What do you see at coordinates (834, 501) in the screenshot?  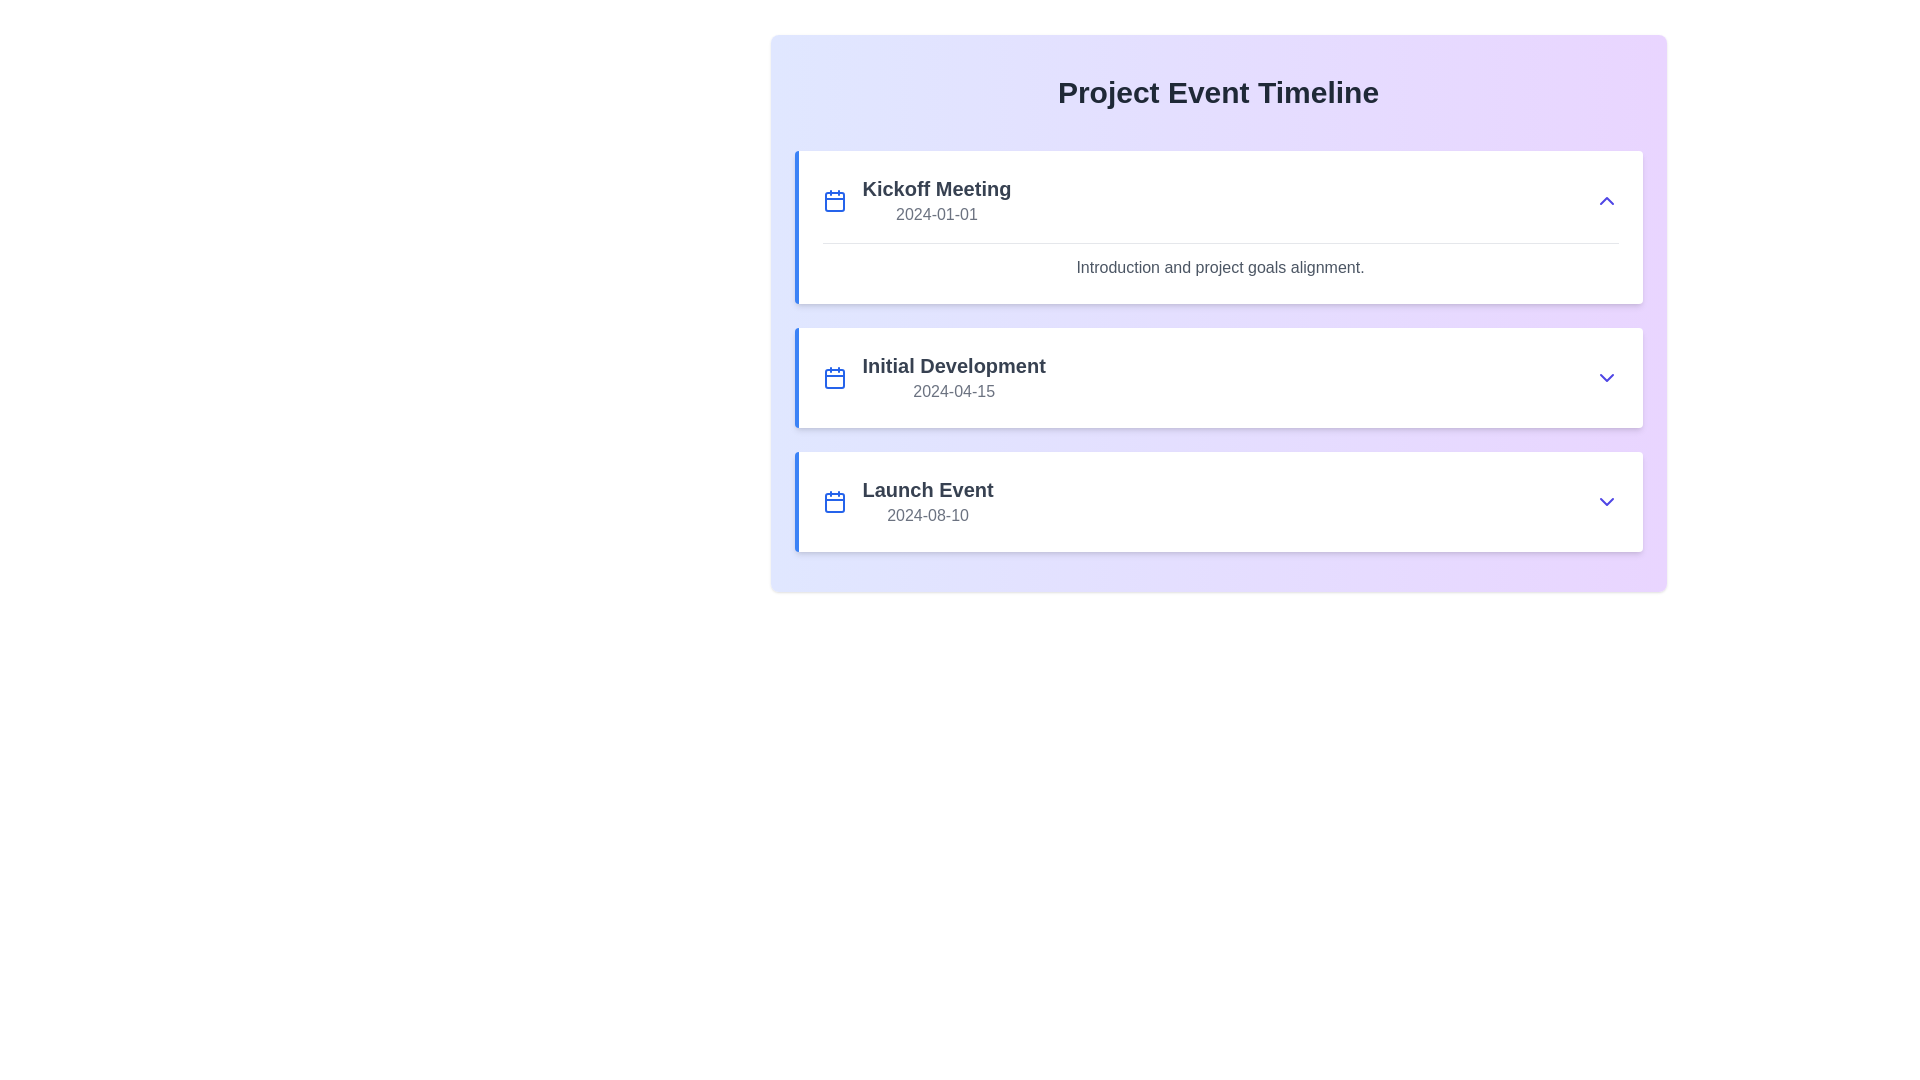 I see `the calendar icon representing the 'Launch Event' entry` at bounding box center [834, 501].